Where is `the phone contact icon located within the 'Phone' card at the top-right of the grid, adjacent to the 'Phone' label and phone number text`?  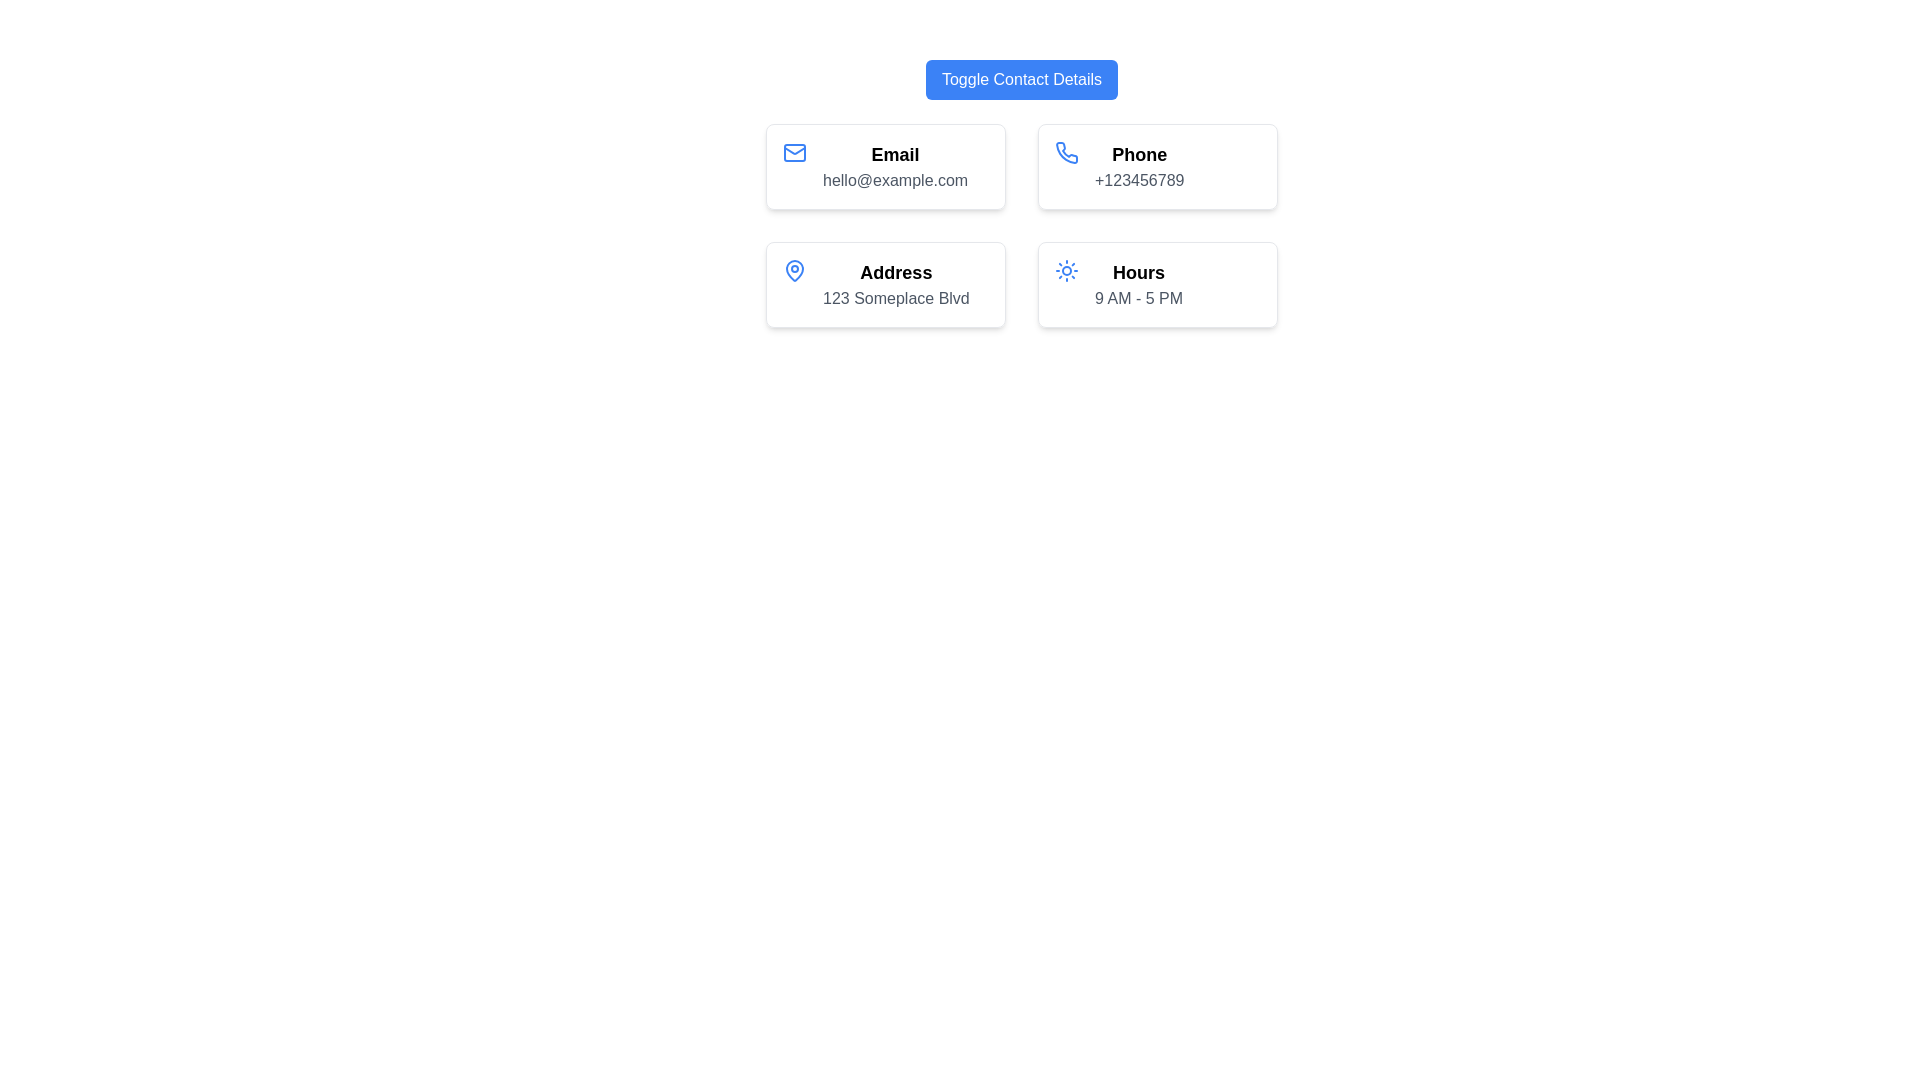 the phone contact icon located within the 'Phone' card at the top-right of the grid, adjacent to the 'Phone' label and phone number text is located at coordinates (1066, 151).